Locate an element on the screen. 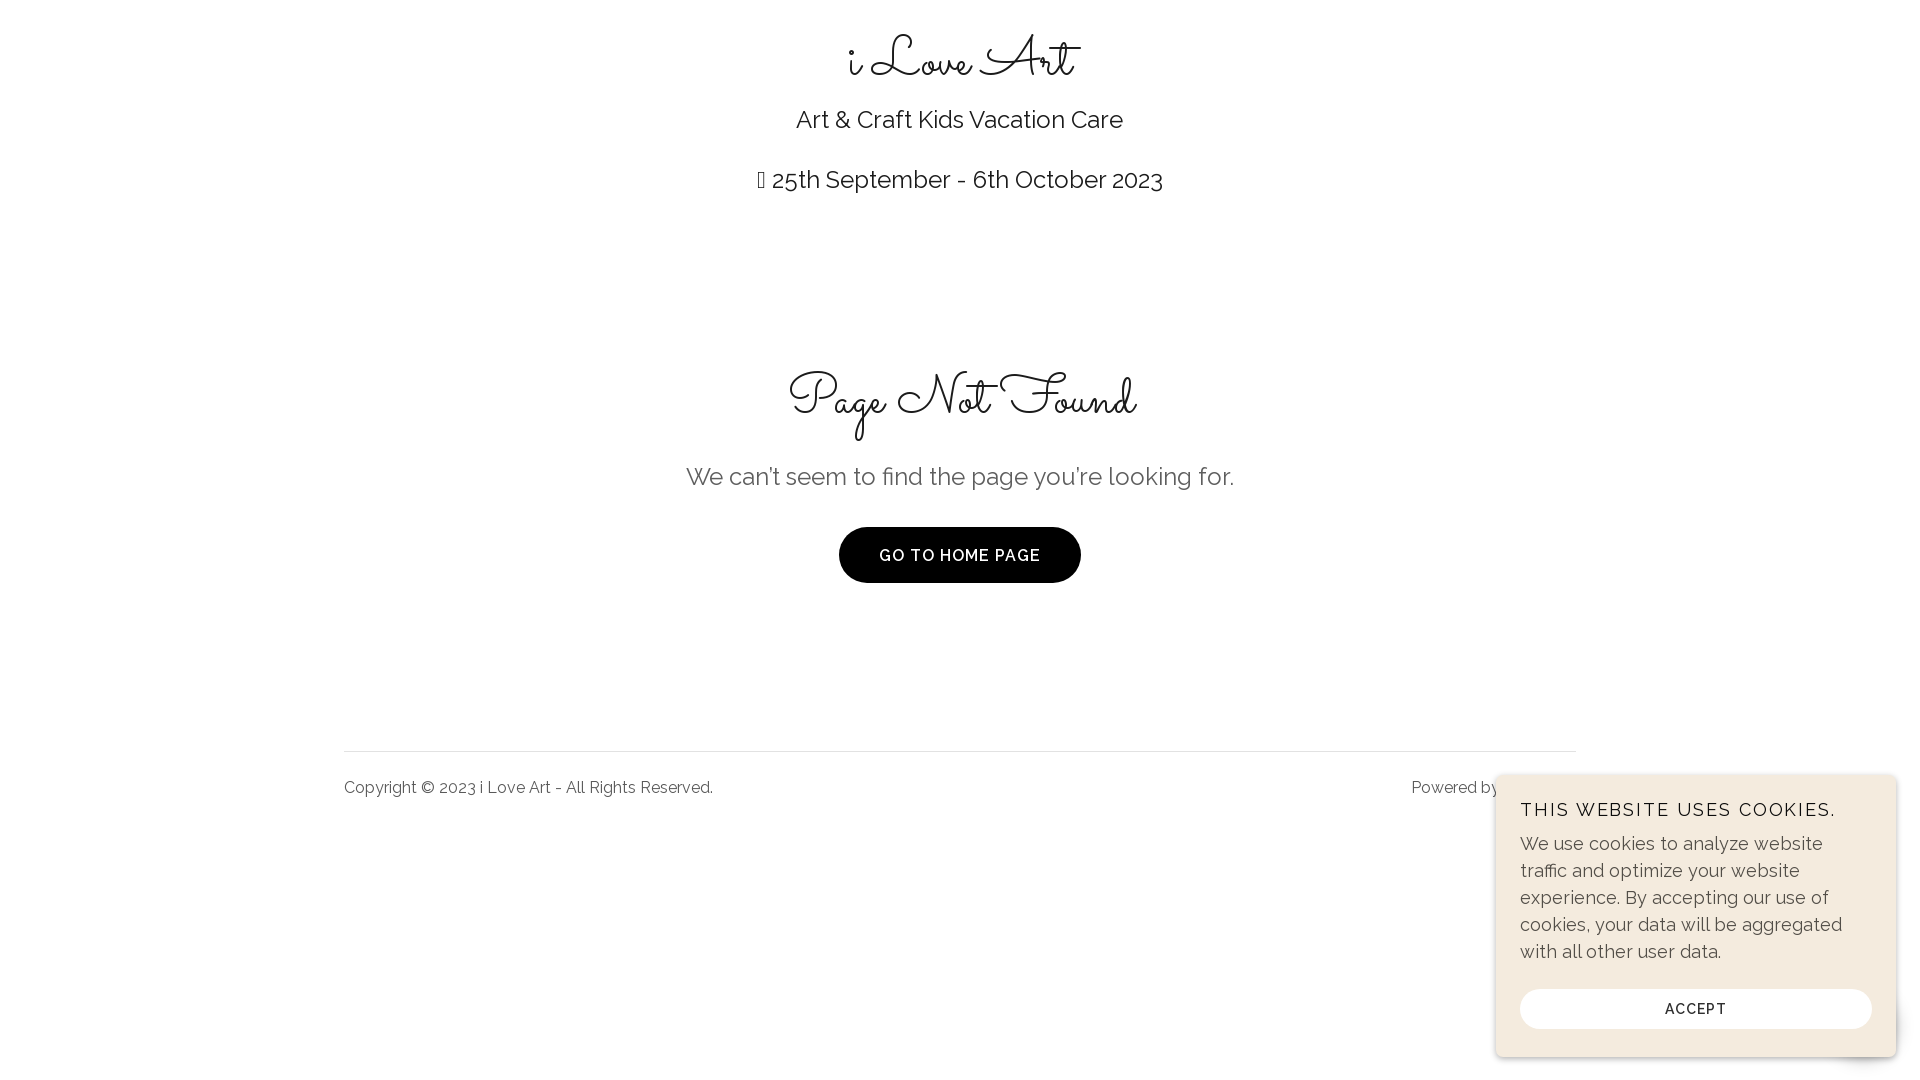 The height and width of the screenshot is (1080, 1920). 'GoDaddy' is located at coordinates (1539, 786).